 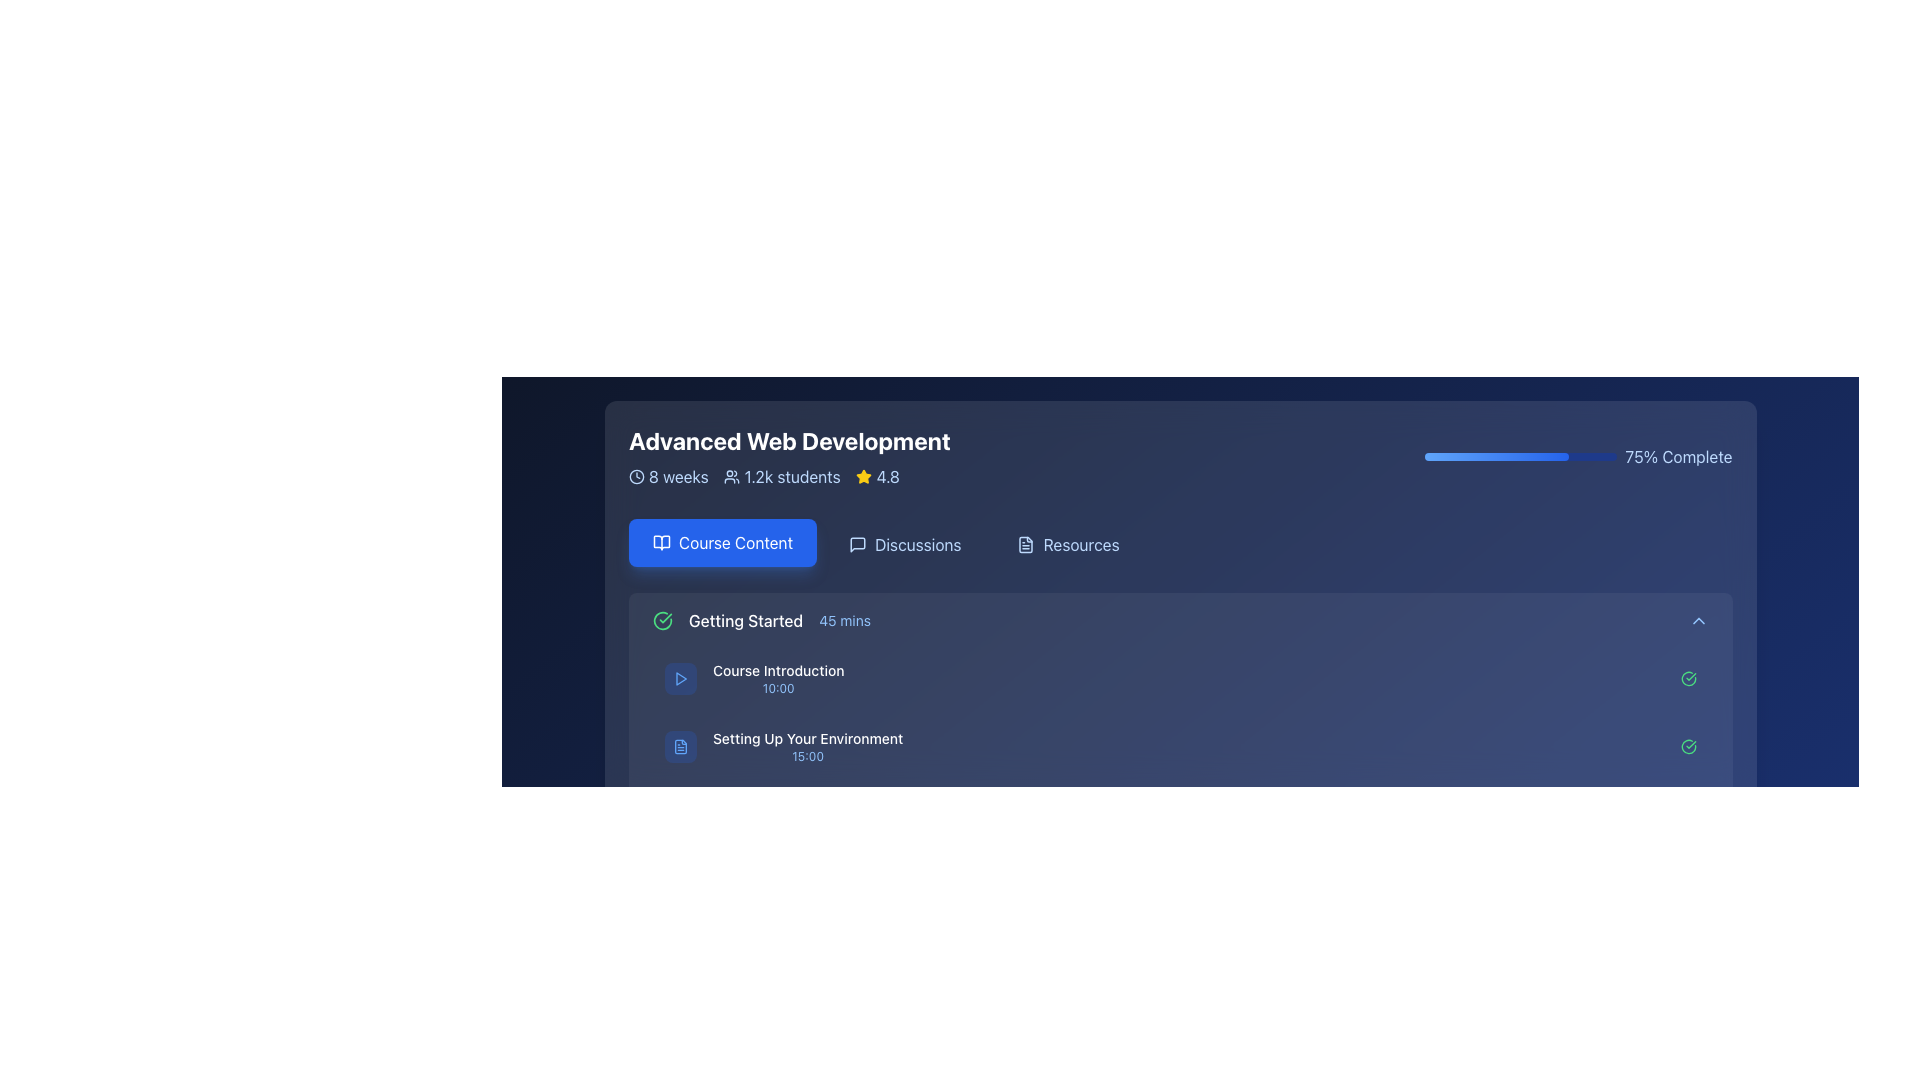 I want to click on the icon representing the number of enrolled students, located to the left of the text '1.2k students' in the header section of the 'Advanced Web Development' panel, so click(x=731, y=477).